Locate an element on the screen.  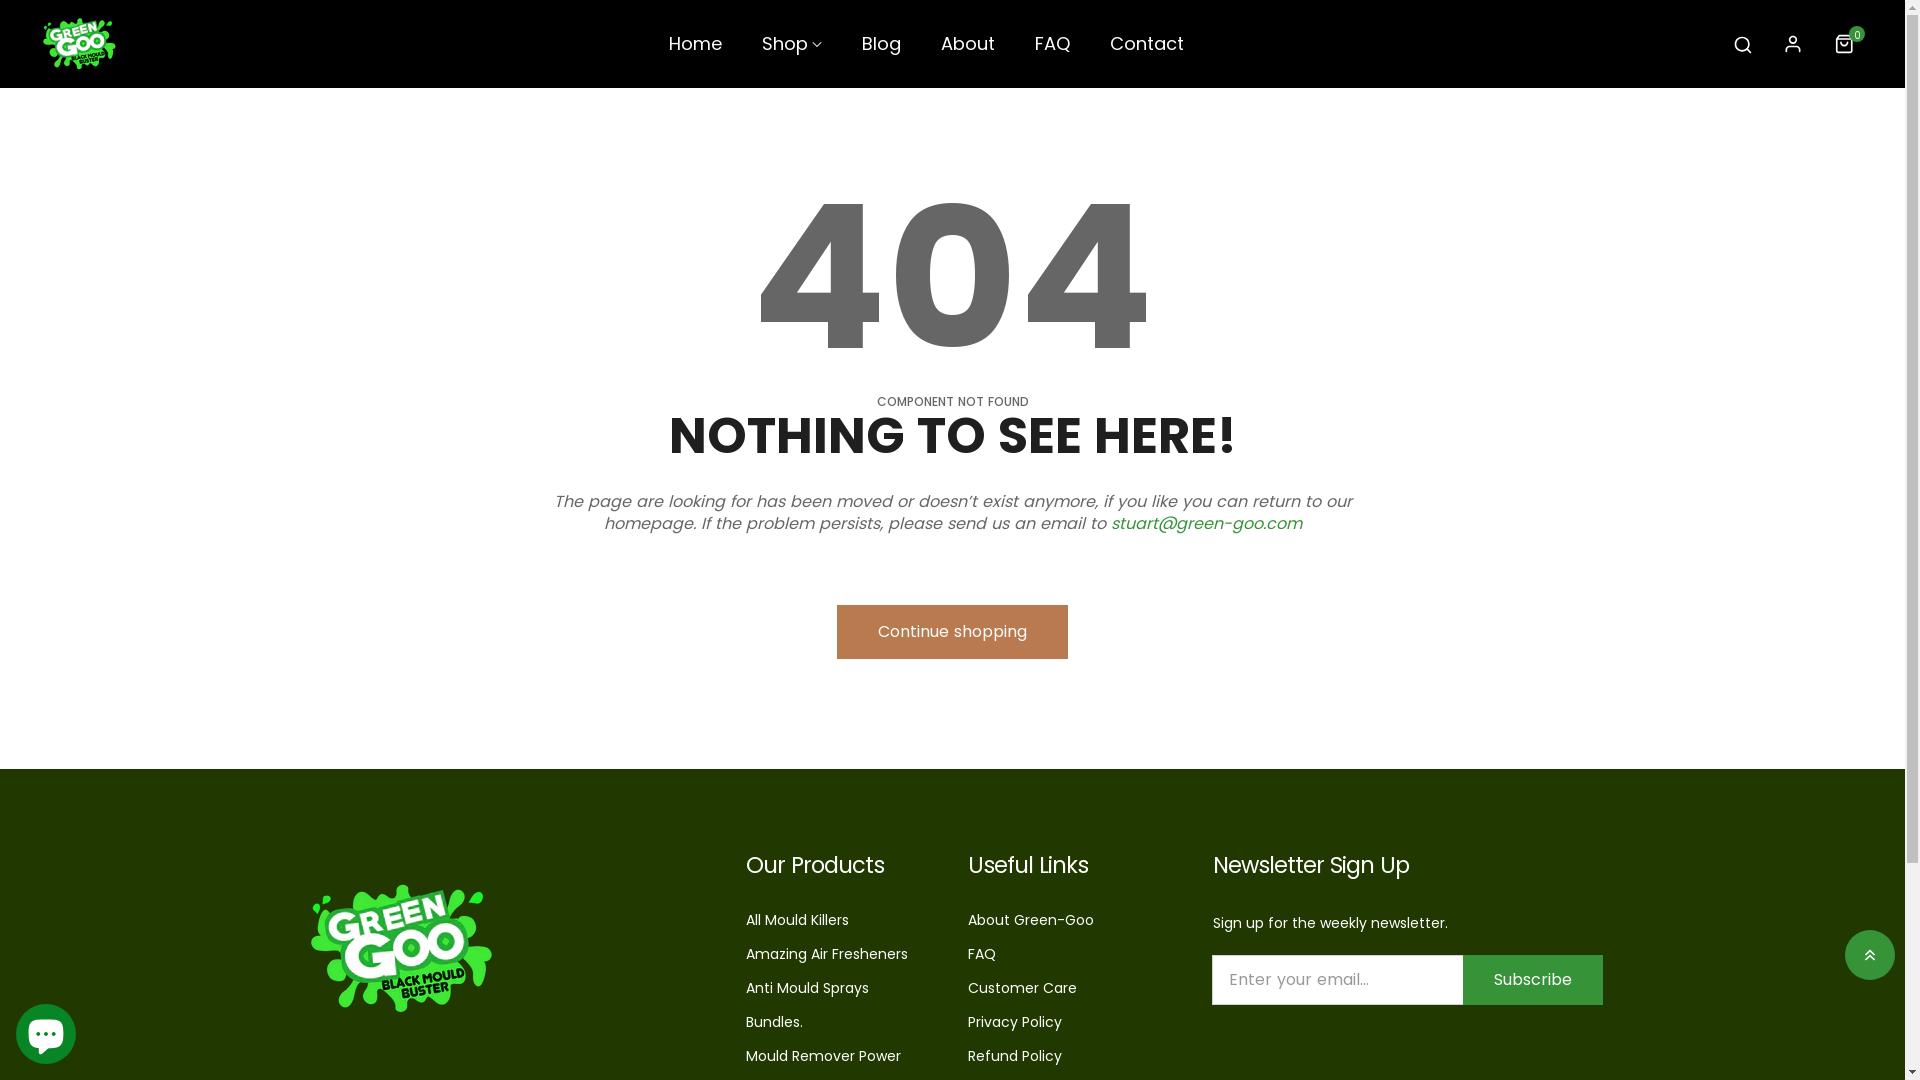
'Subscribe' is located at coordinates (1530, 978).